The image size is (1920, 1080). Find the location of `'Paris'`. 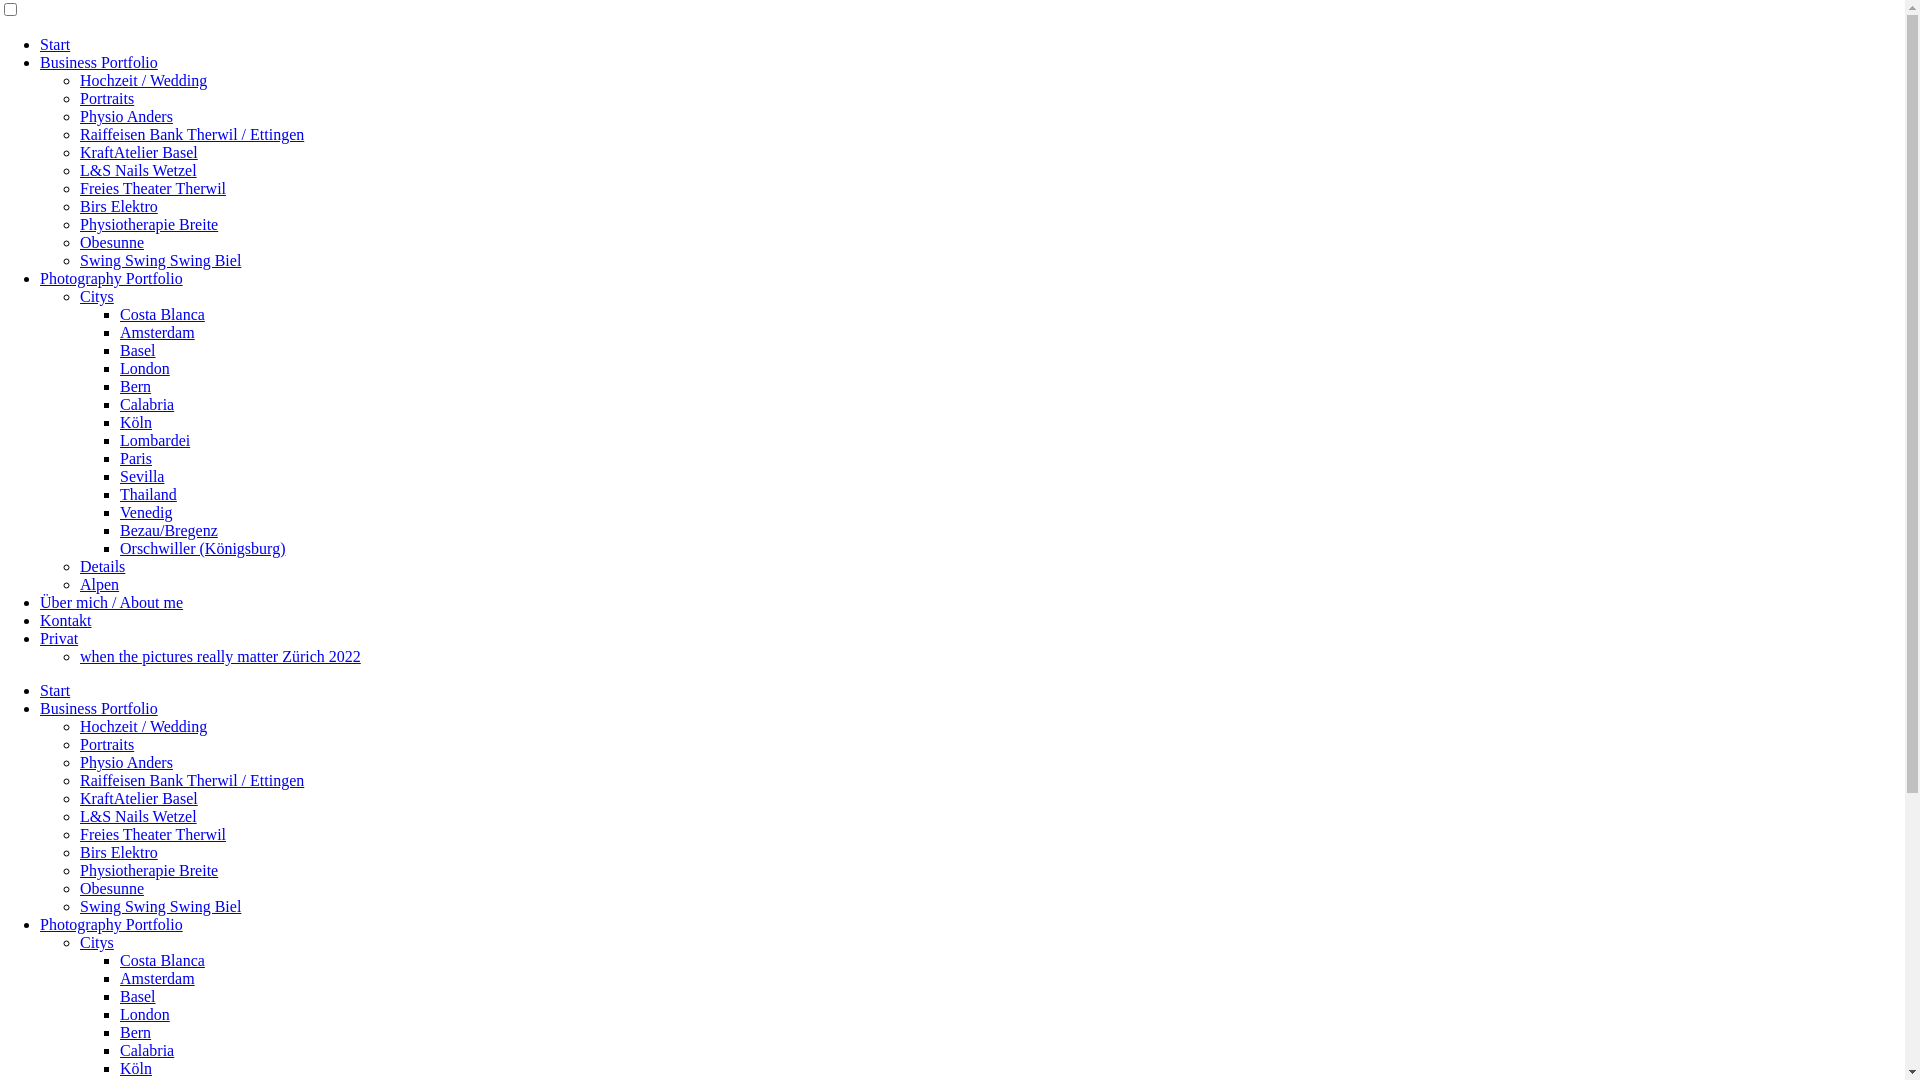

'Paris' is located at coordinates (134, 458).